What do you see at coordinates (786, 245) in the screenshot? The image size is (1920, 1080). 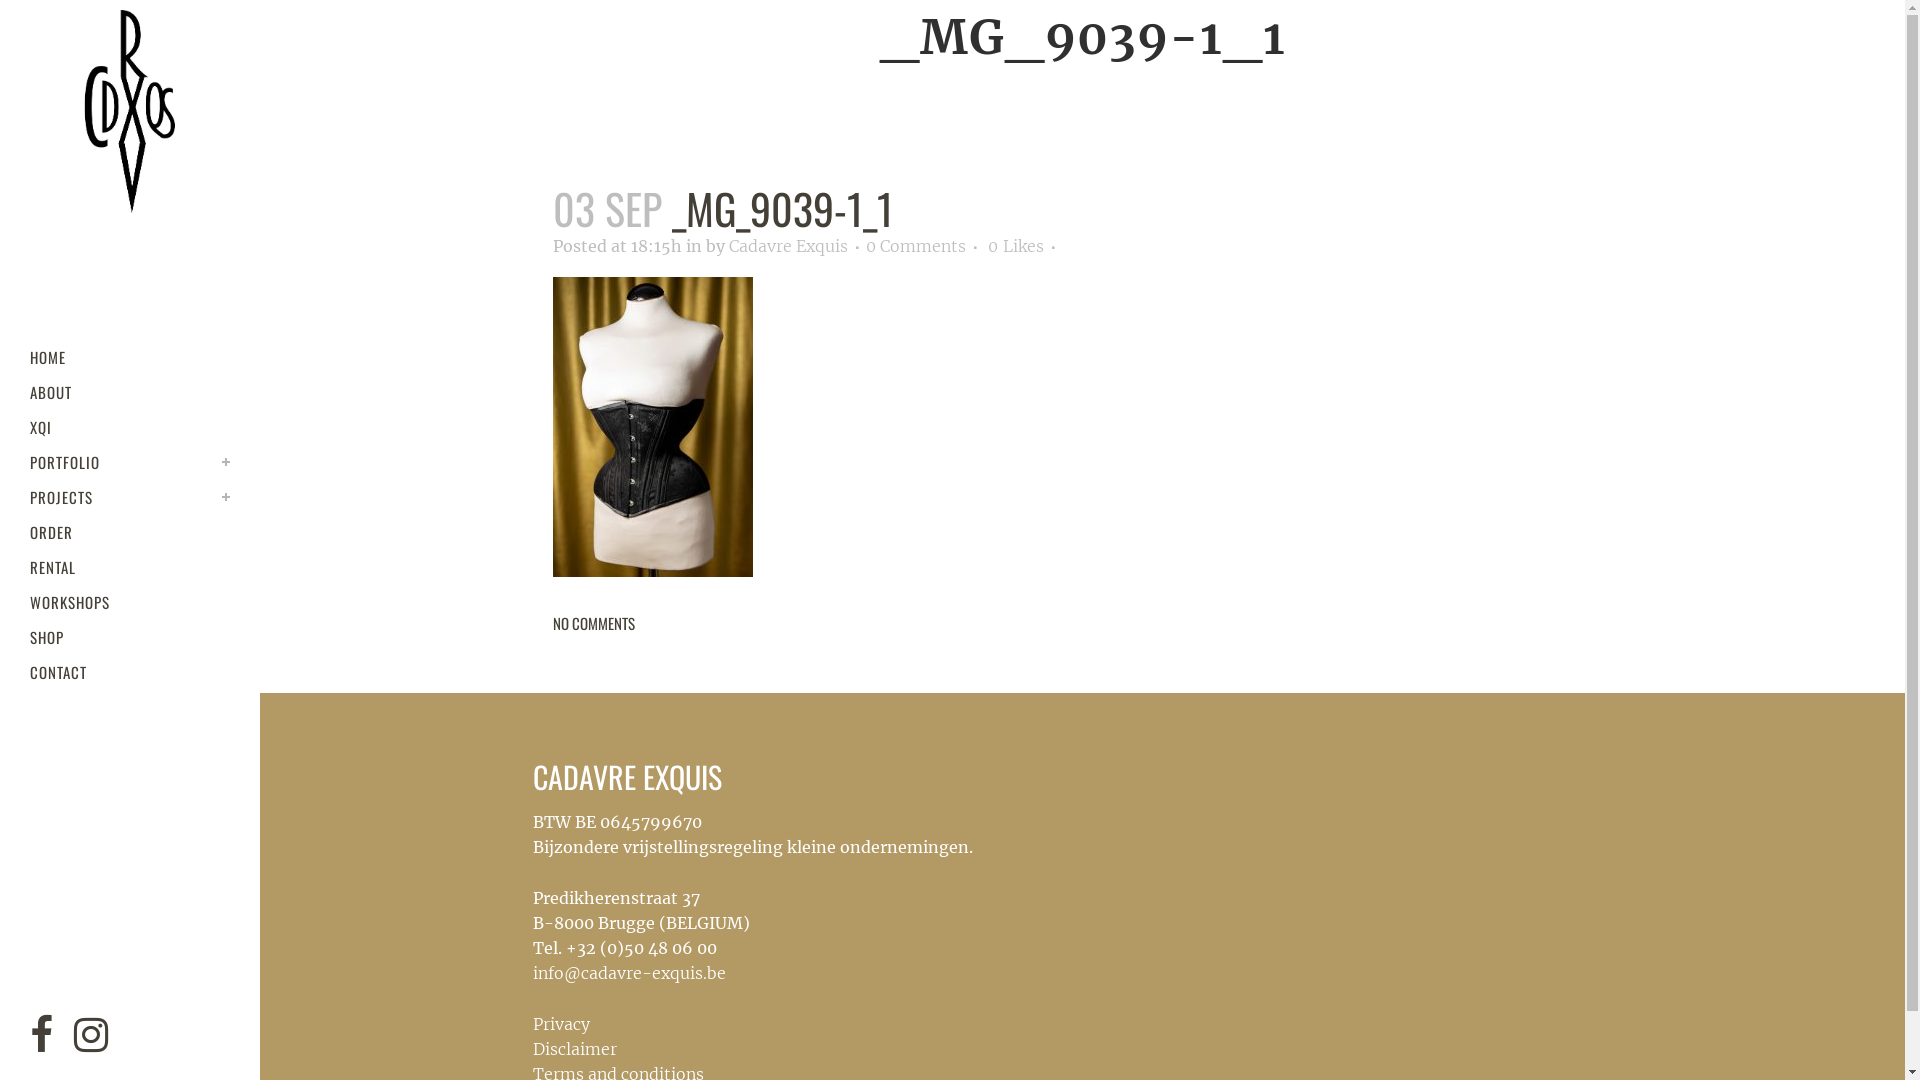 I see `'Cadavre Exquis'` at bounding box center [786, 245].